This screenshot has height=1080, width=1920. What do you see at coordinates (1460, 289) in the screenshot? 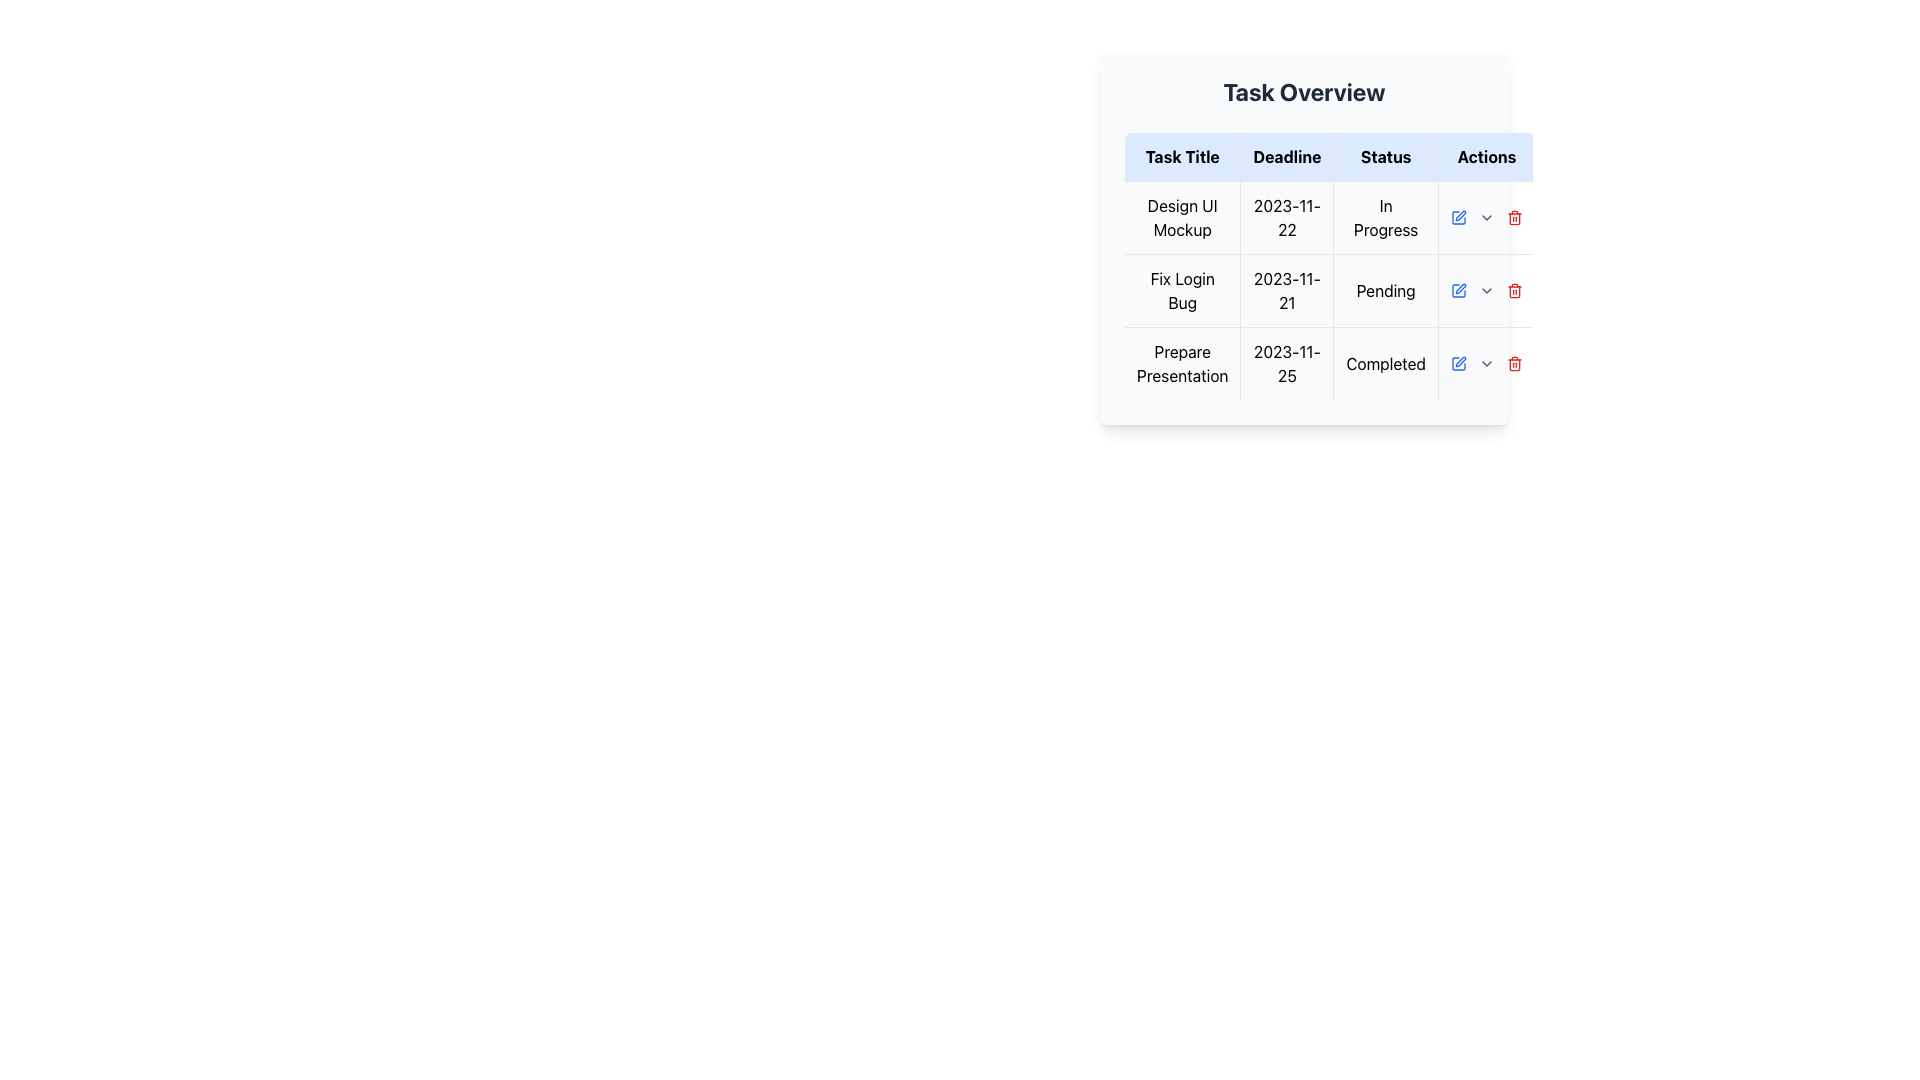
I see `the pen-shaped SVG icon located in the 'Actions' column of the second row, adjacent to the 'Fix Login Bug' task` at bounding box center [1460, 289].